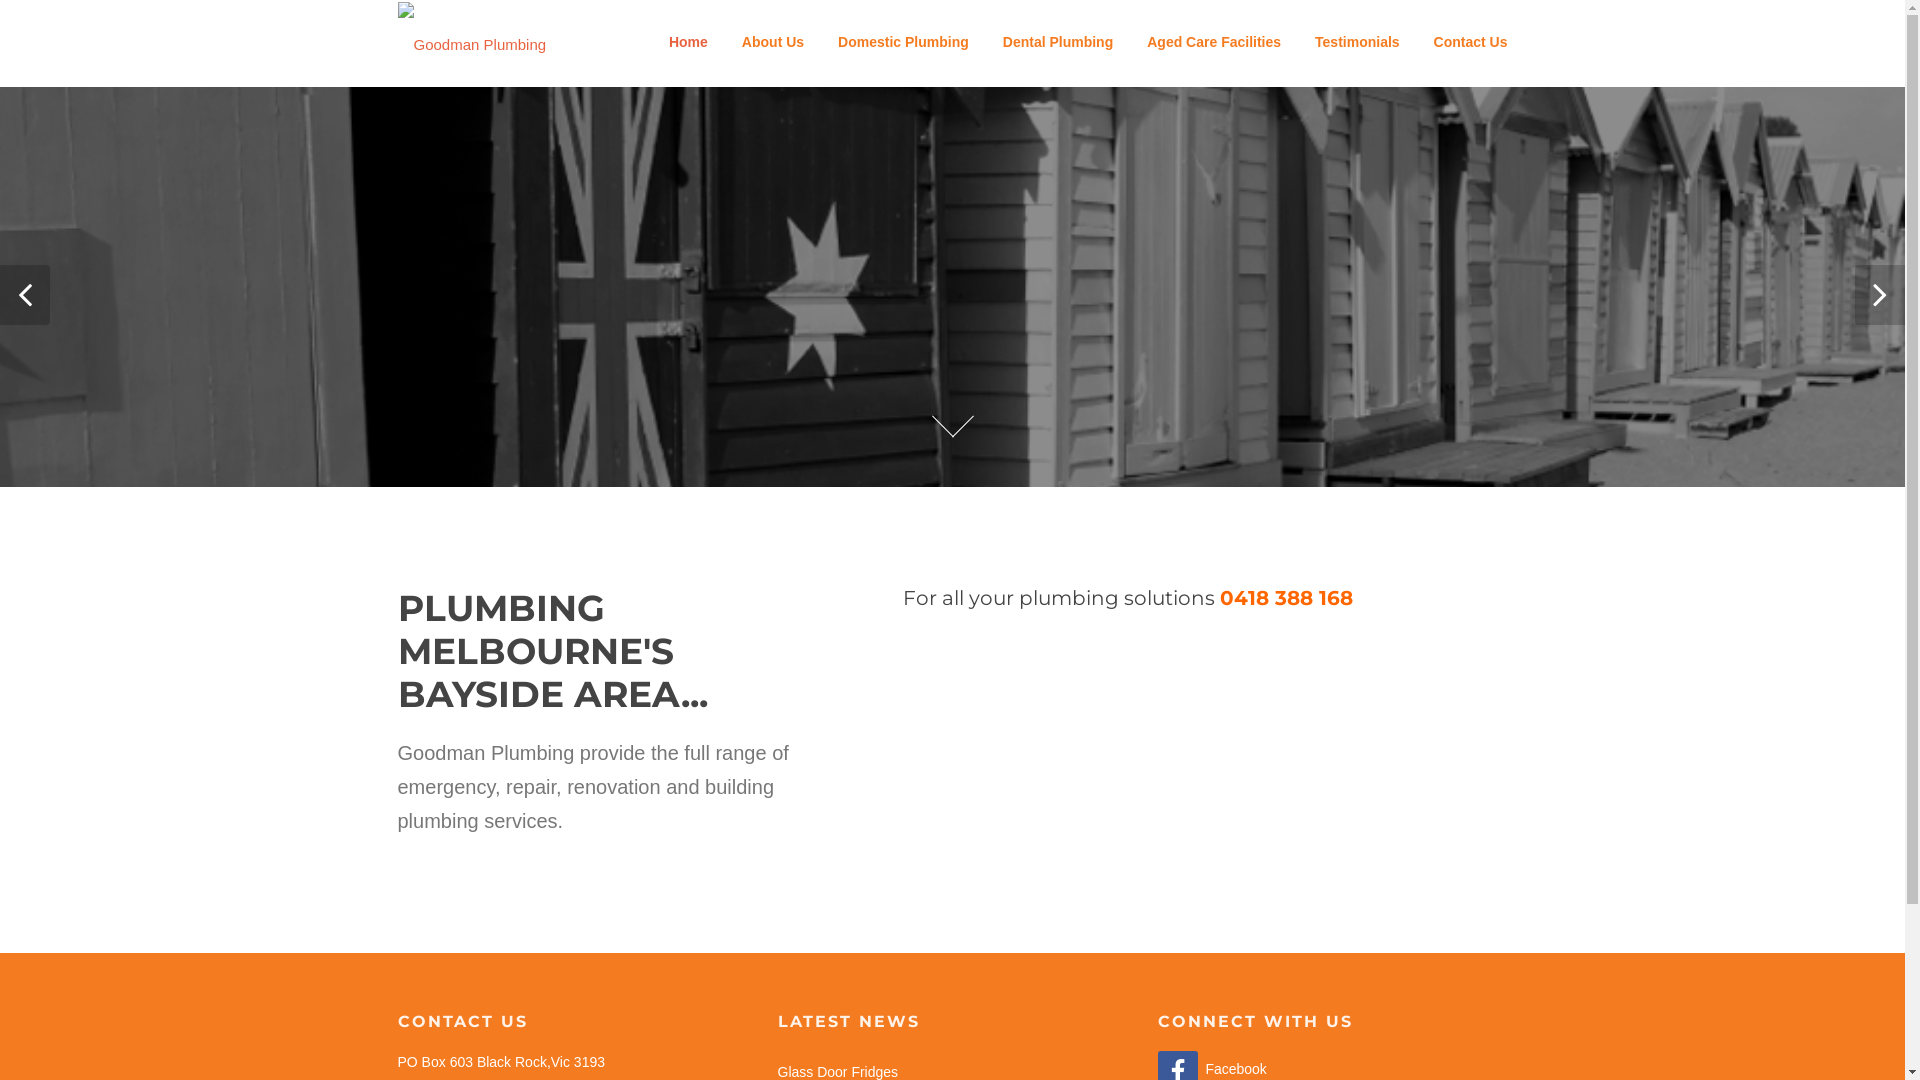 The height and width of the screenshot is (1080, 1920). What do you see at coordinates (771, 42) in the screenshot?
I see `'About Us'` at bounding box center [771, 42].